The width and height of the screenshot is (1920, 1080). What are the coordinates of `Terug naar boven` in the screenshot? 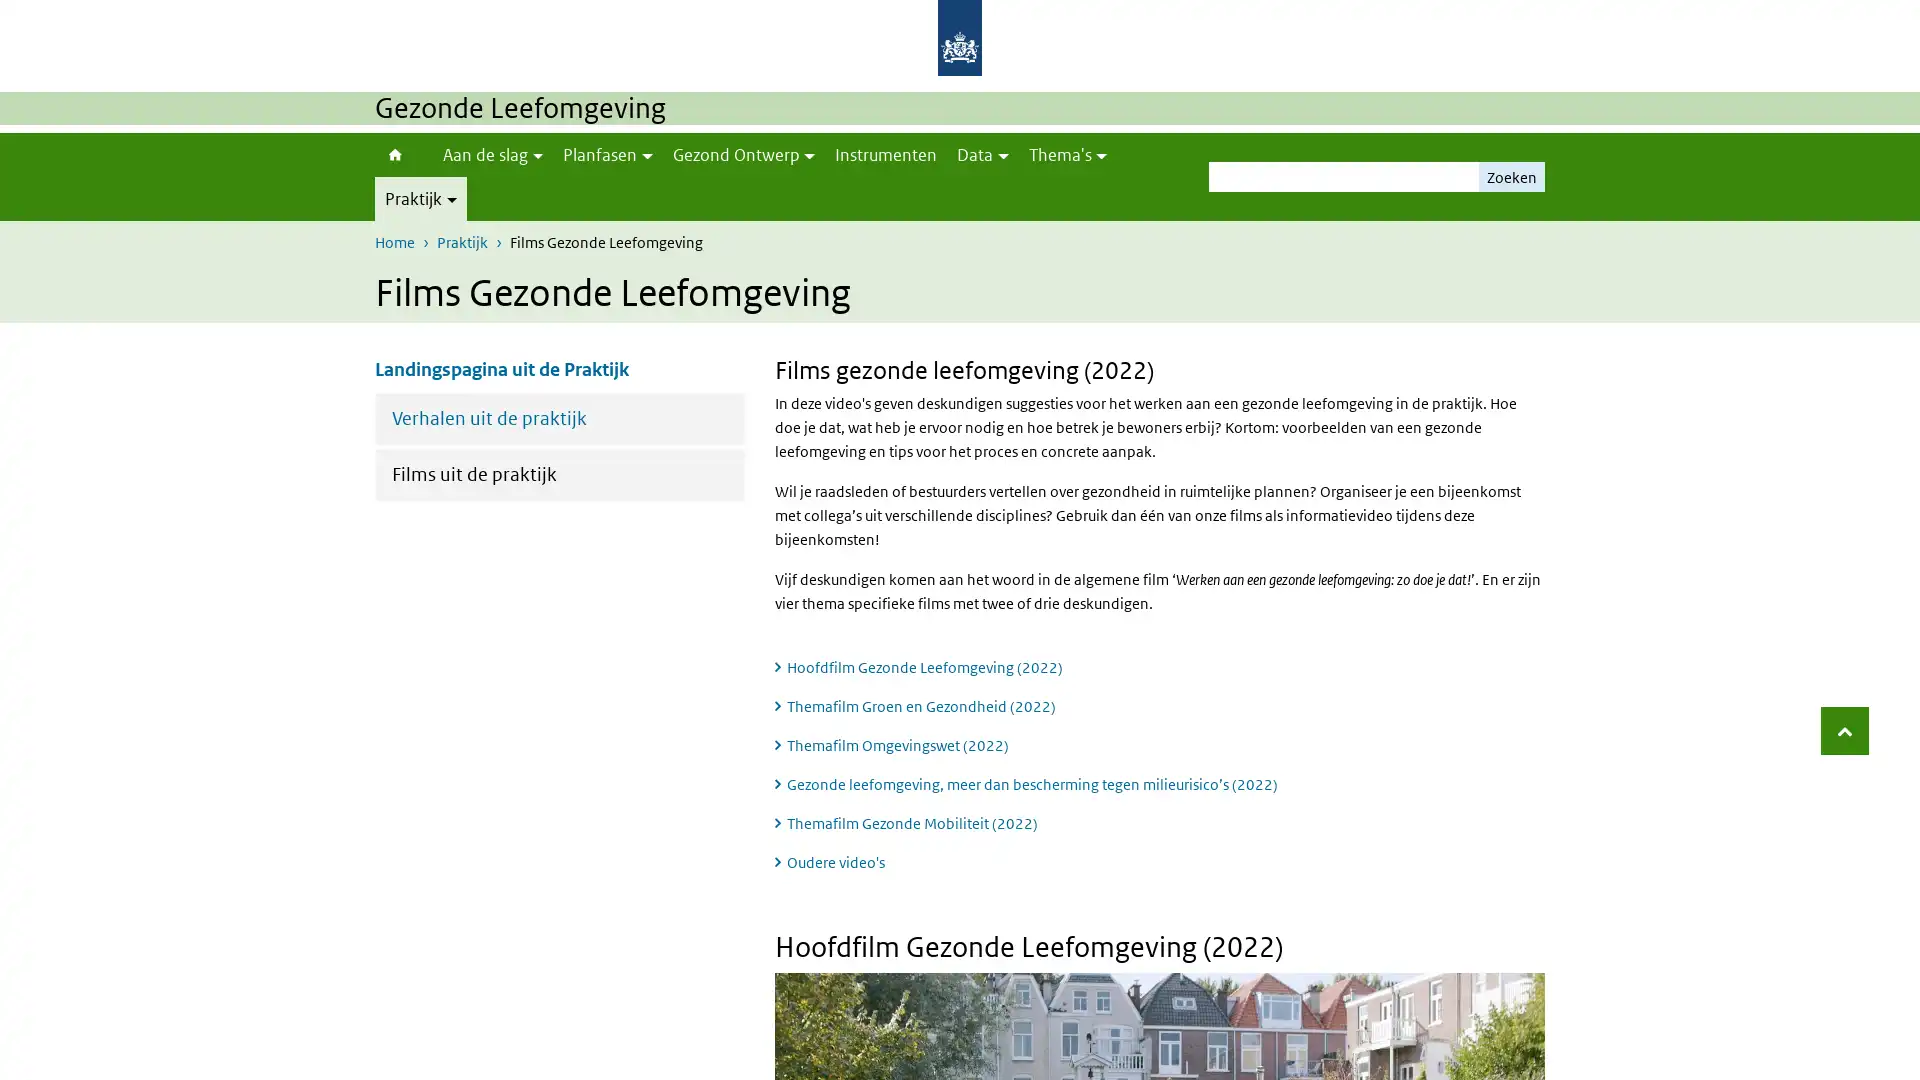 It's located at (1843, 731).